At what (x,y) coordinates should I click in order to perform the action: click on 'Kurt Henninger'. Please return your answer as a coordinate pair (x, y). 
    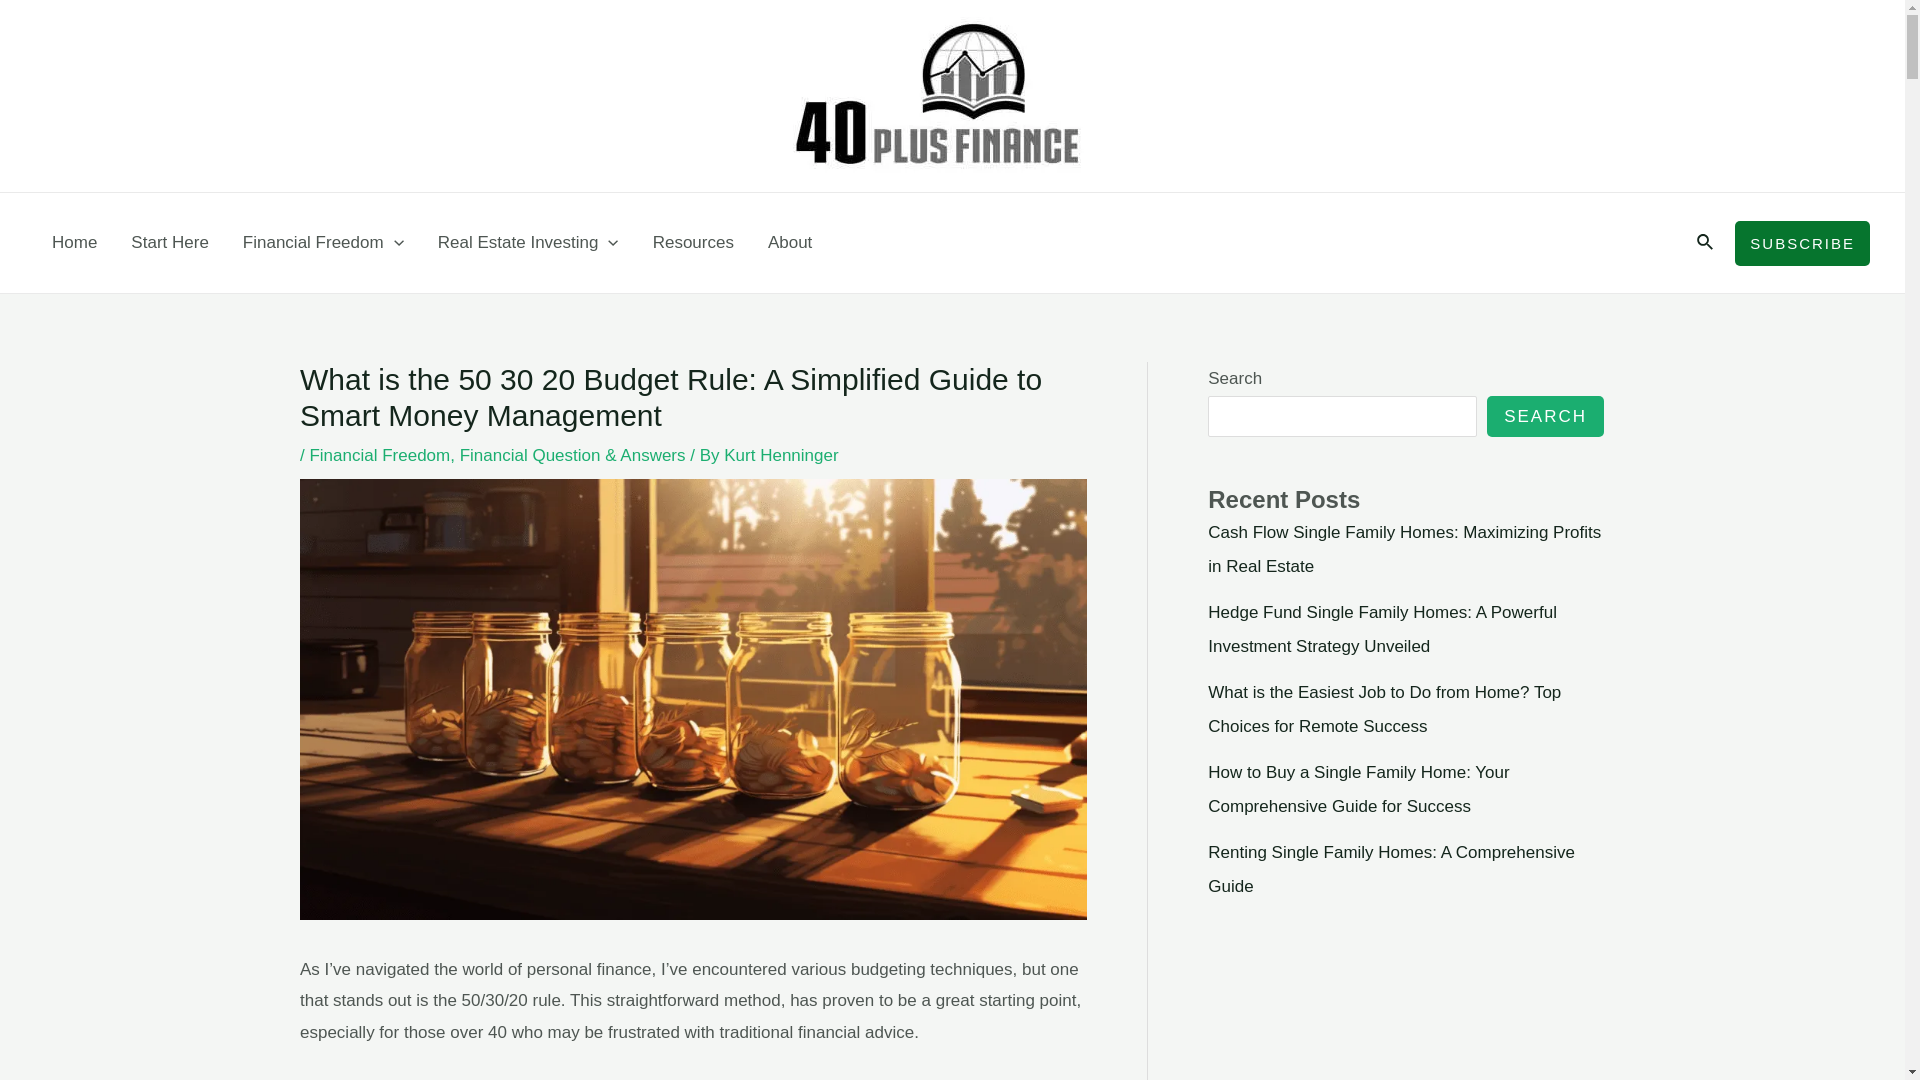
    Looking at the image, I should click on (780, 455).